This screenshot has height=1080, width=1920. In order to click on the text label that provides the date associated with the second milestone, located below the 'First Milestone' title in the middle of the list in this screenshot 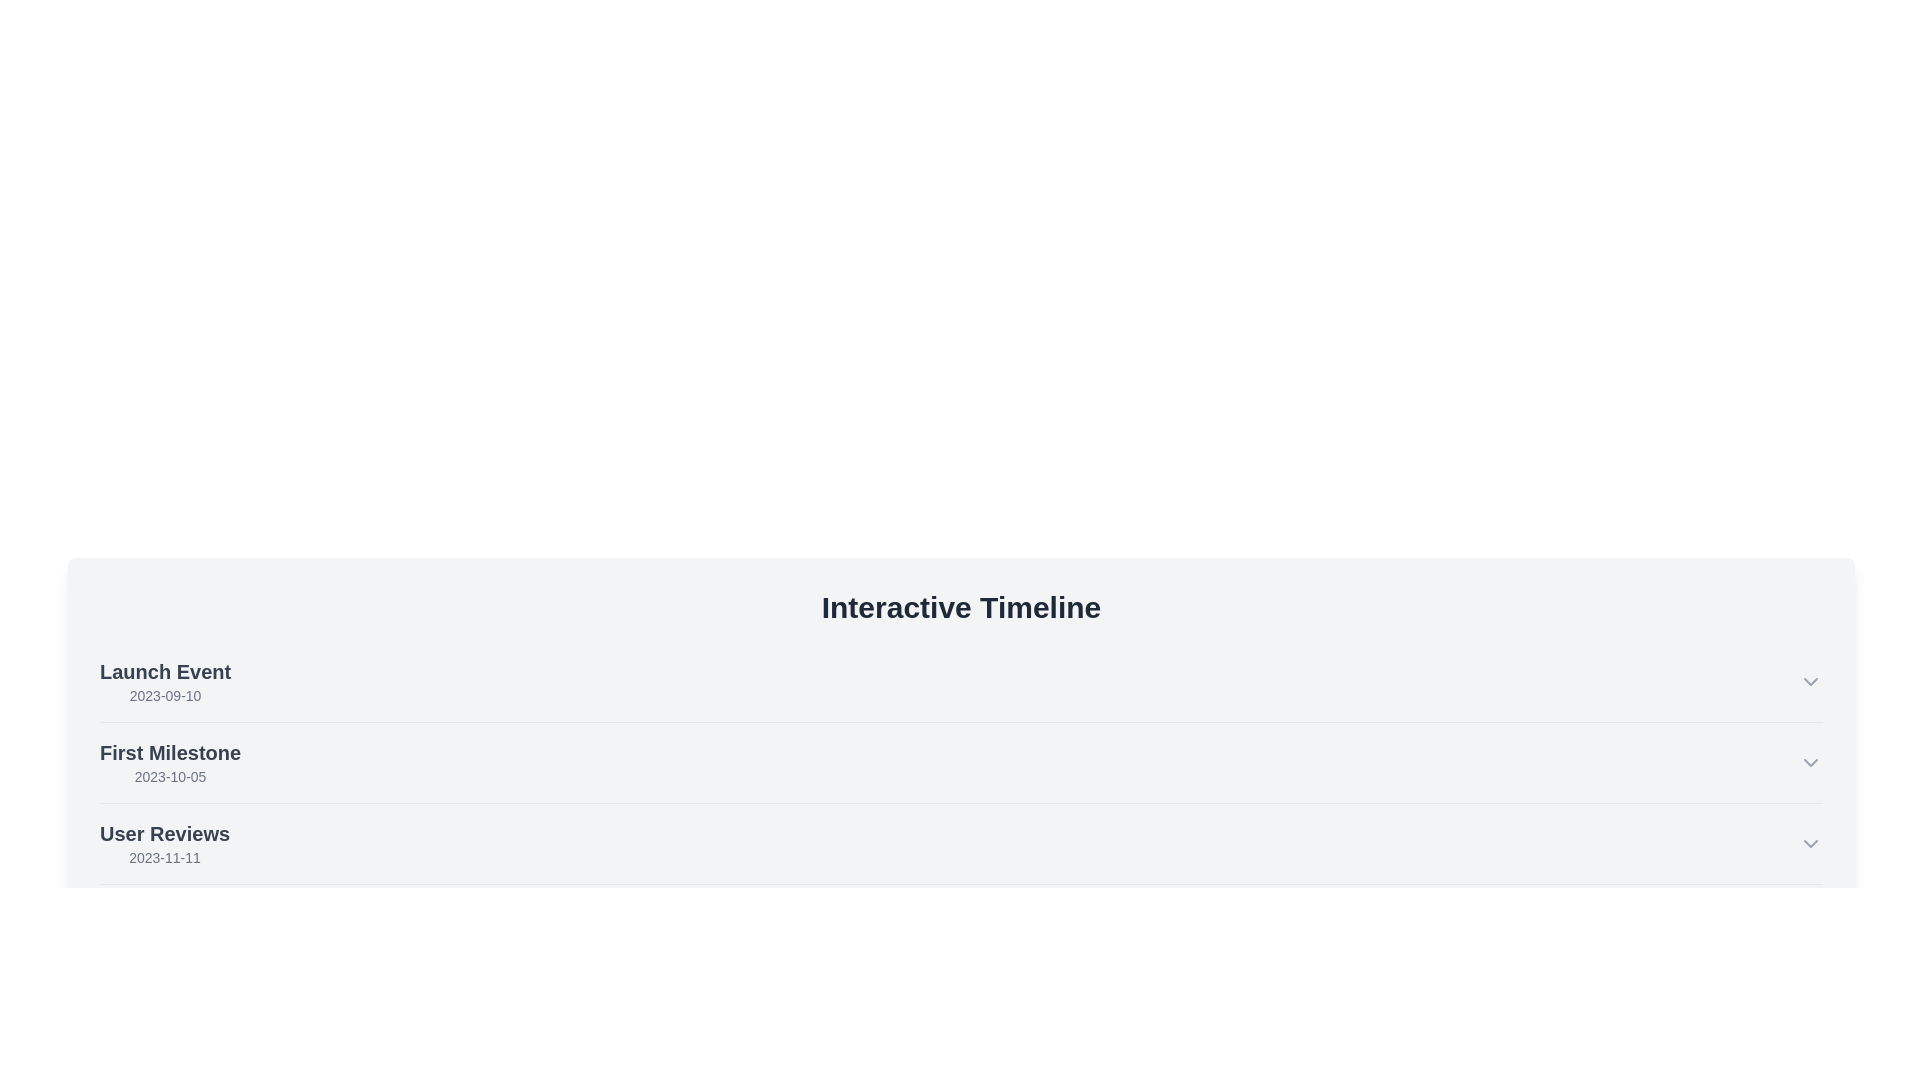, I will do `click(170, 775)`.